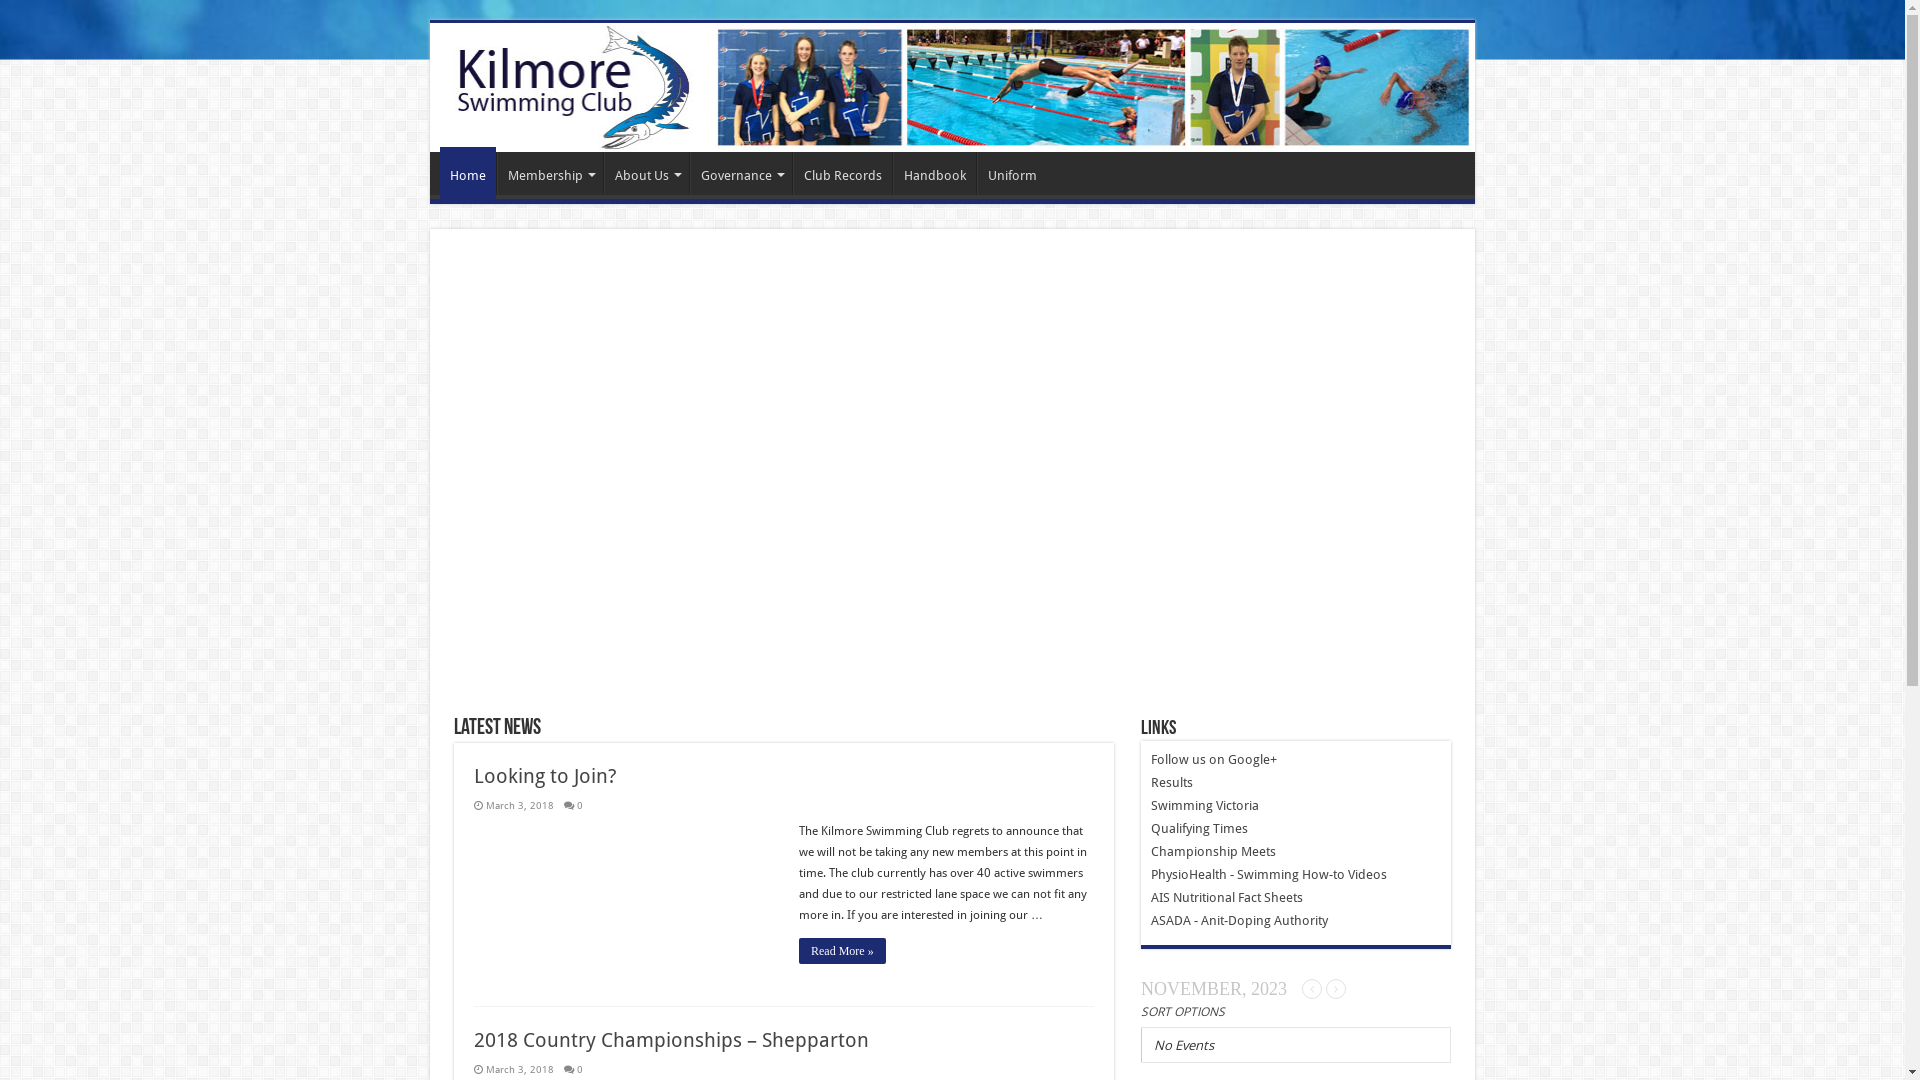 The image size is (1920, 1080). What do you see at coordinates (933, 172) in the screenshot?
I see `'Handbook'` at bounding box center [933, 172].